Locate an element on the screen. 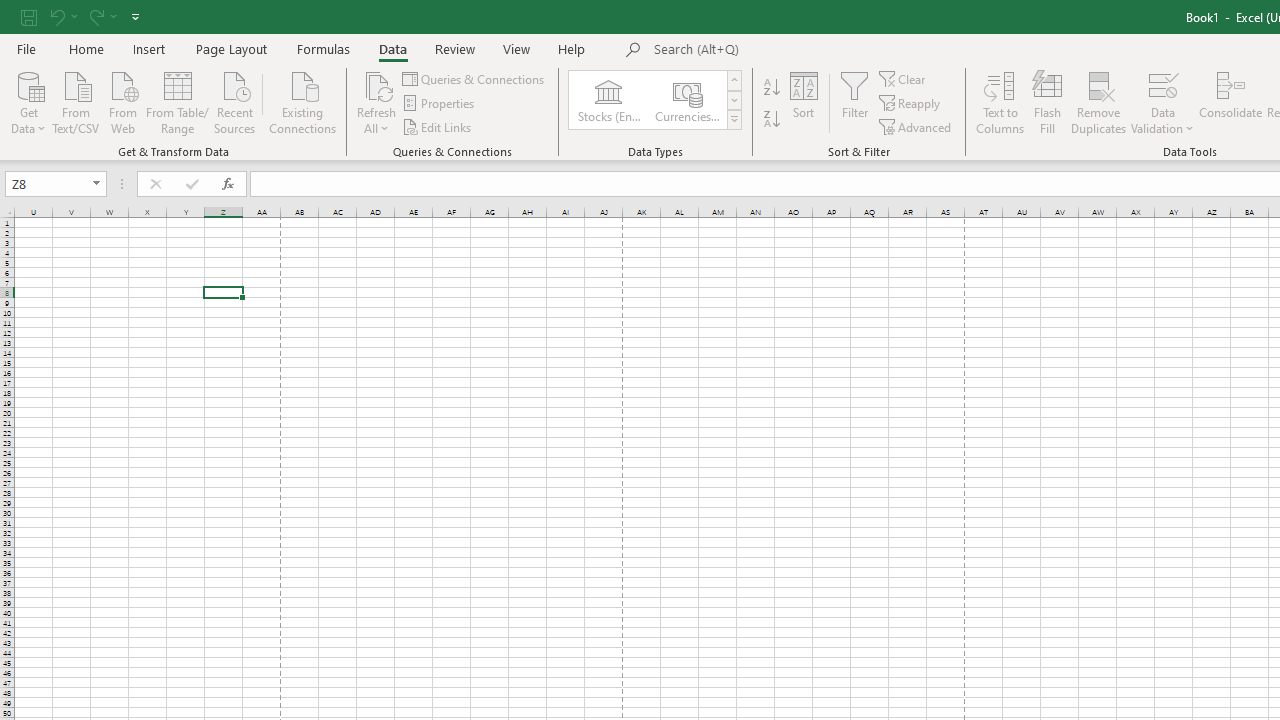 This screenshot has height=720, width=1280. 'Data' is located at coordinates (392, 48).